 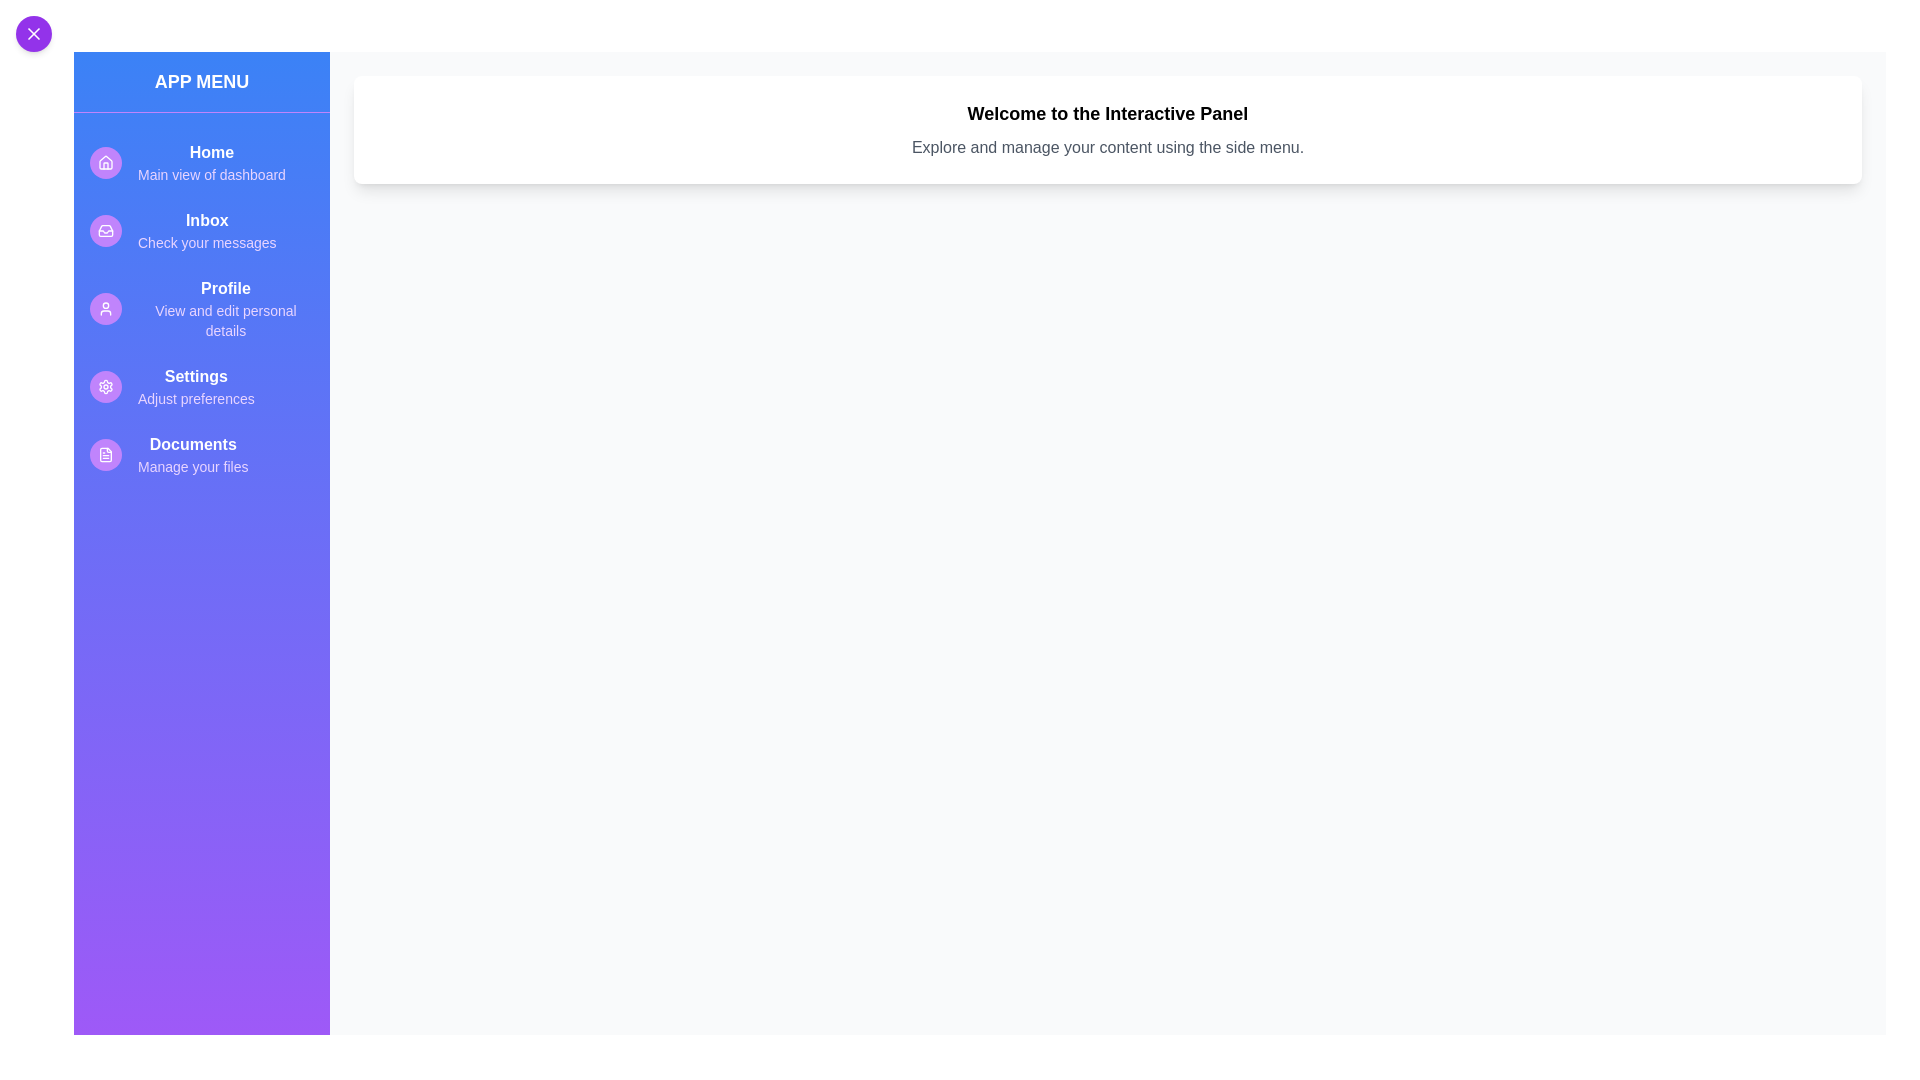 I want to click on the main panel to focus on it, so click(x=1107, y=130).